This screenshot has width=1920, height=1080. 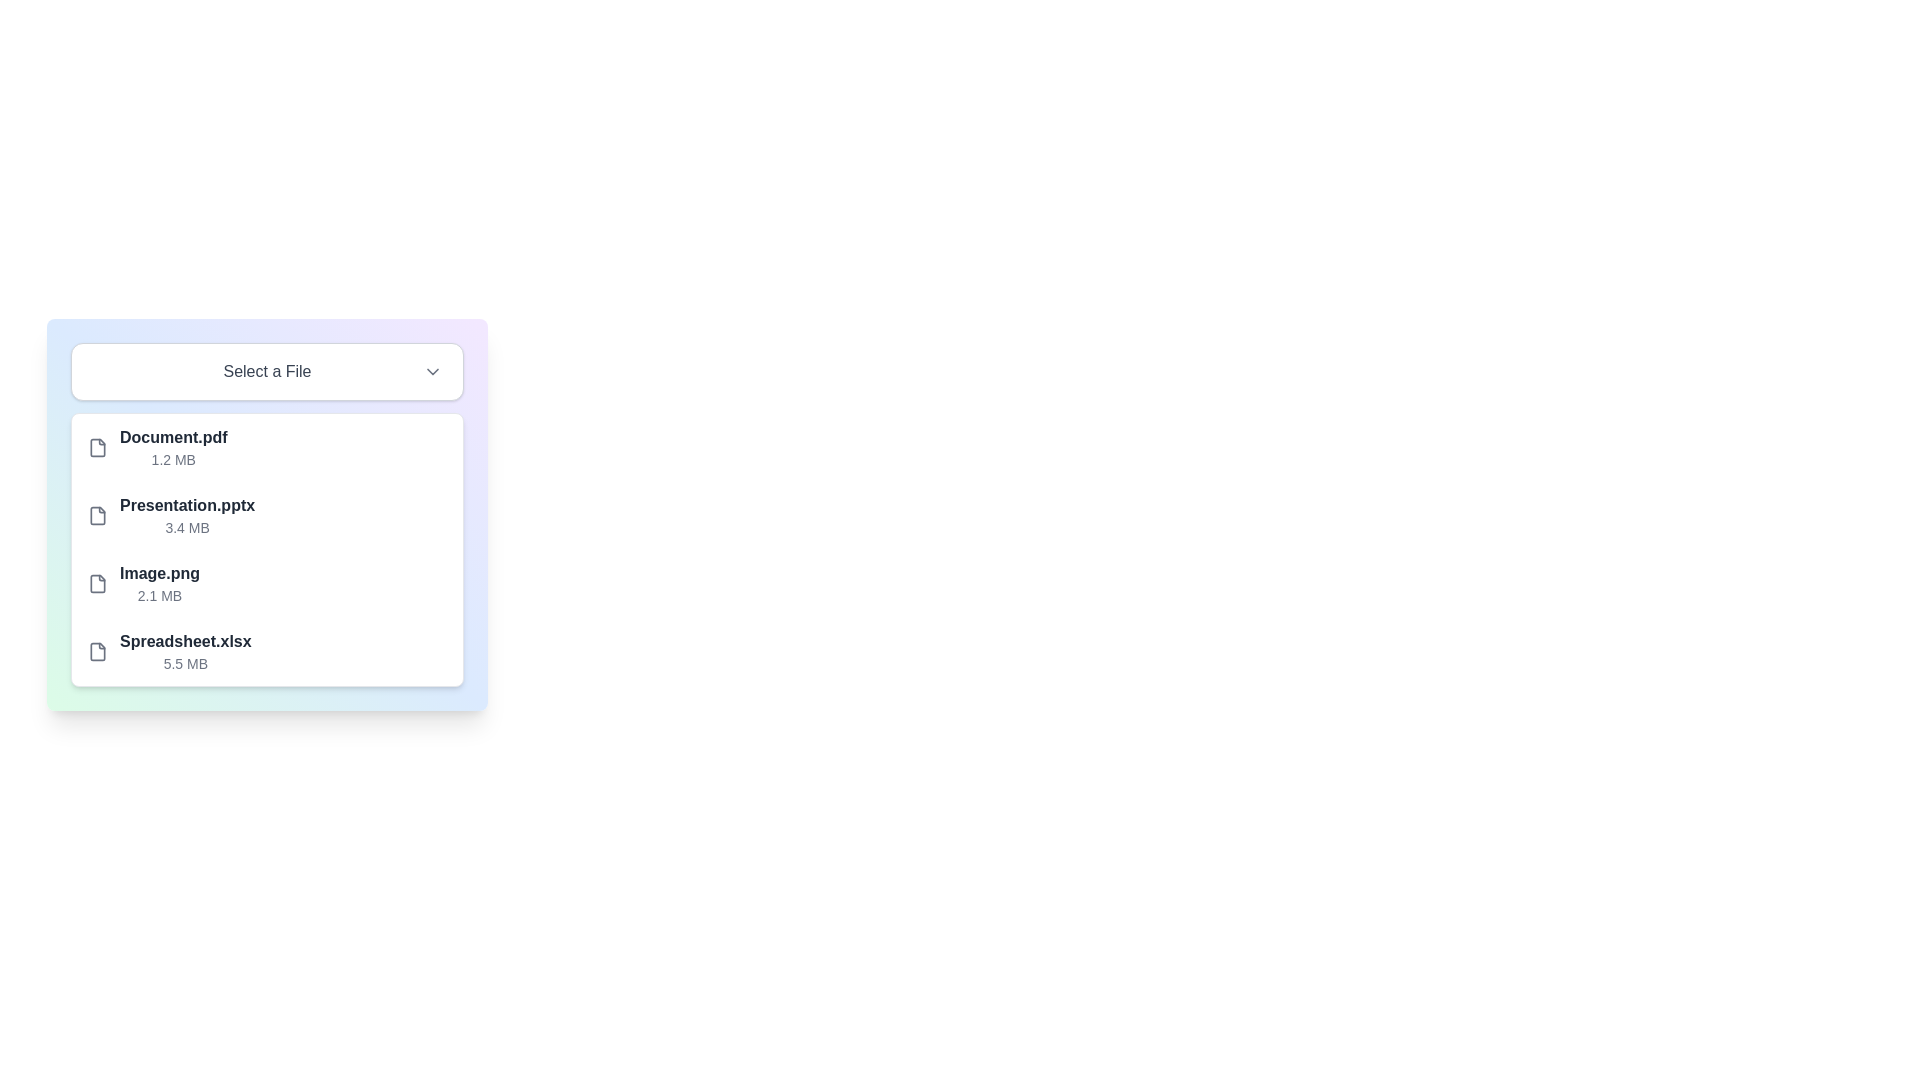 What do you see at coordinates (185, 651) in the screenshot?
I see `the fourth file entry` at bounding box center [185, 651].